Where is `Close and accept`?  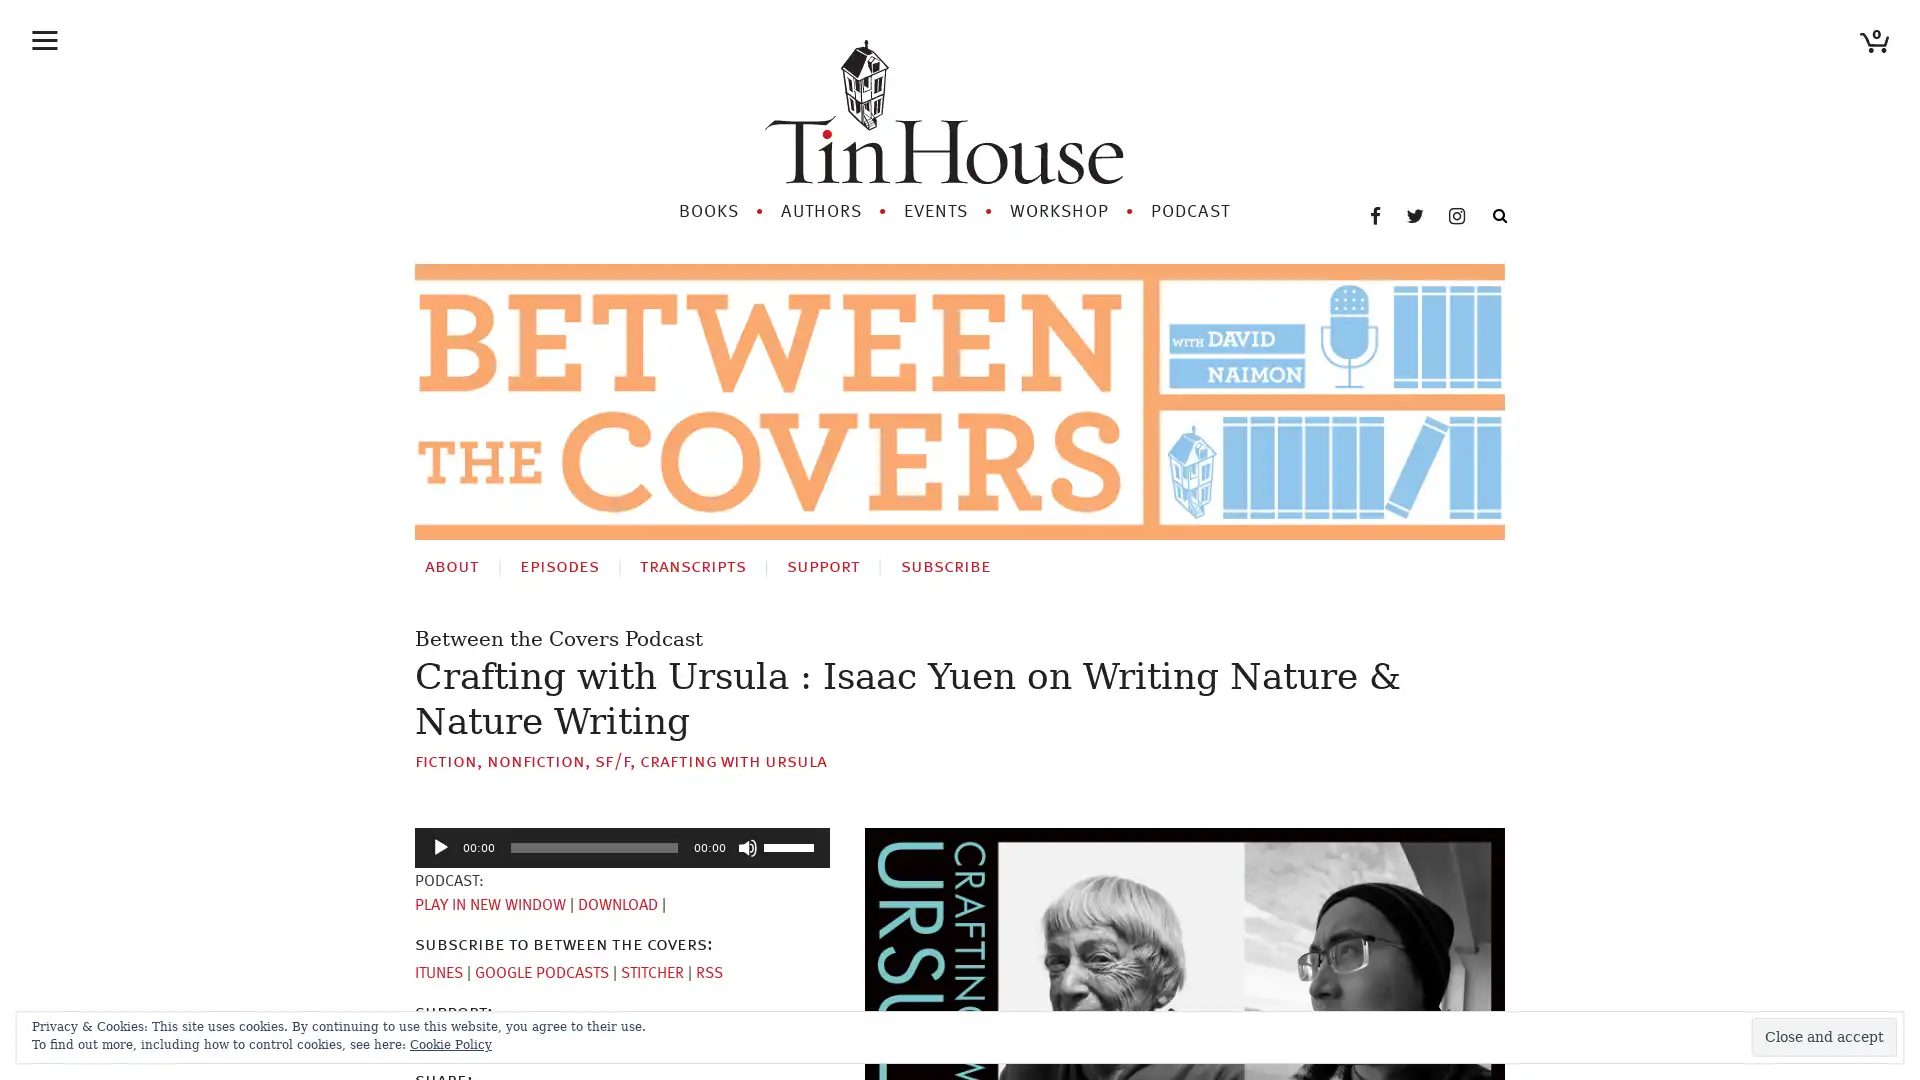 Close and accept is located at coordinates (1824, 1036).